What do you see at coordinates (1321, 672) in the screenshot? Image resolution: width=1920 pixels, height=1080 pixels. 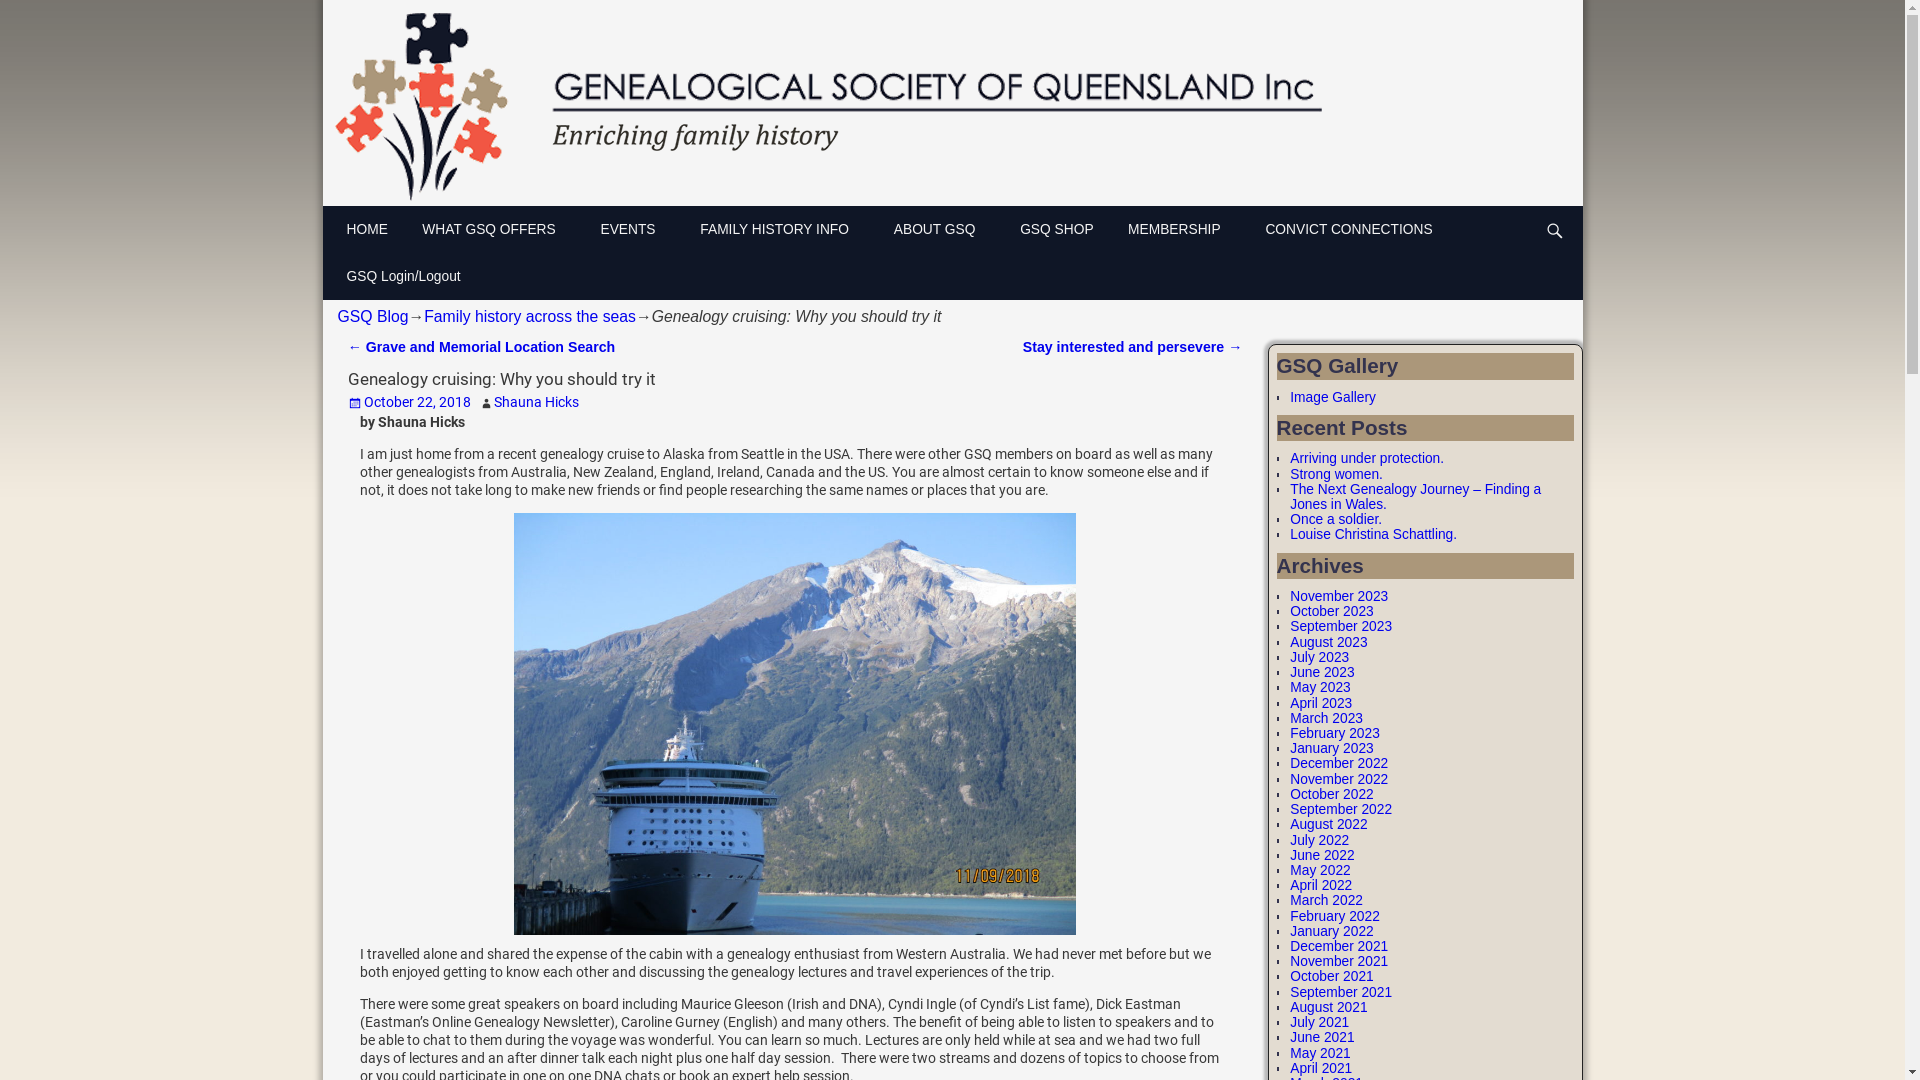 I see `'June 2023'` at bounding box center [1321, 672].